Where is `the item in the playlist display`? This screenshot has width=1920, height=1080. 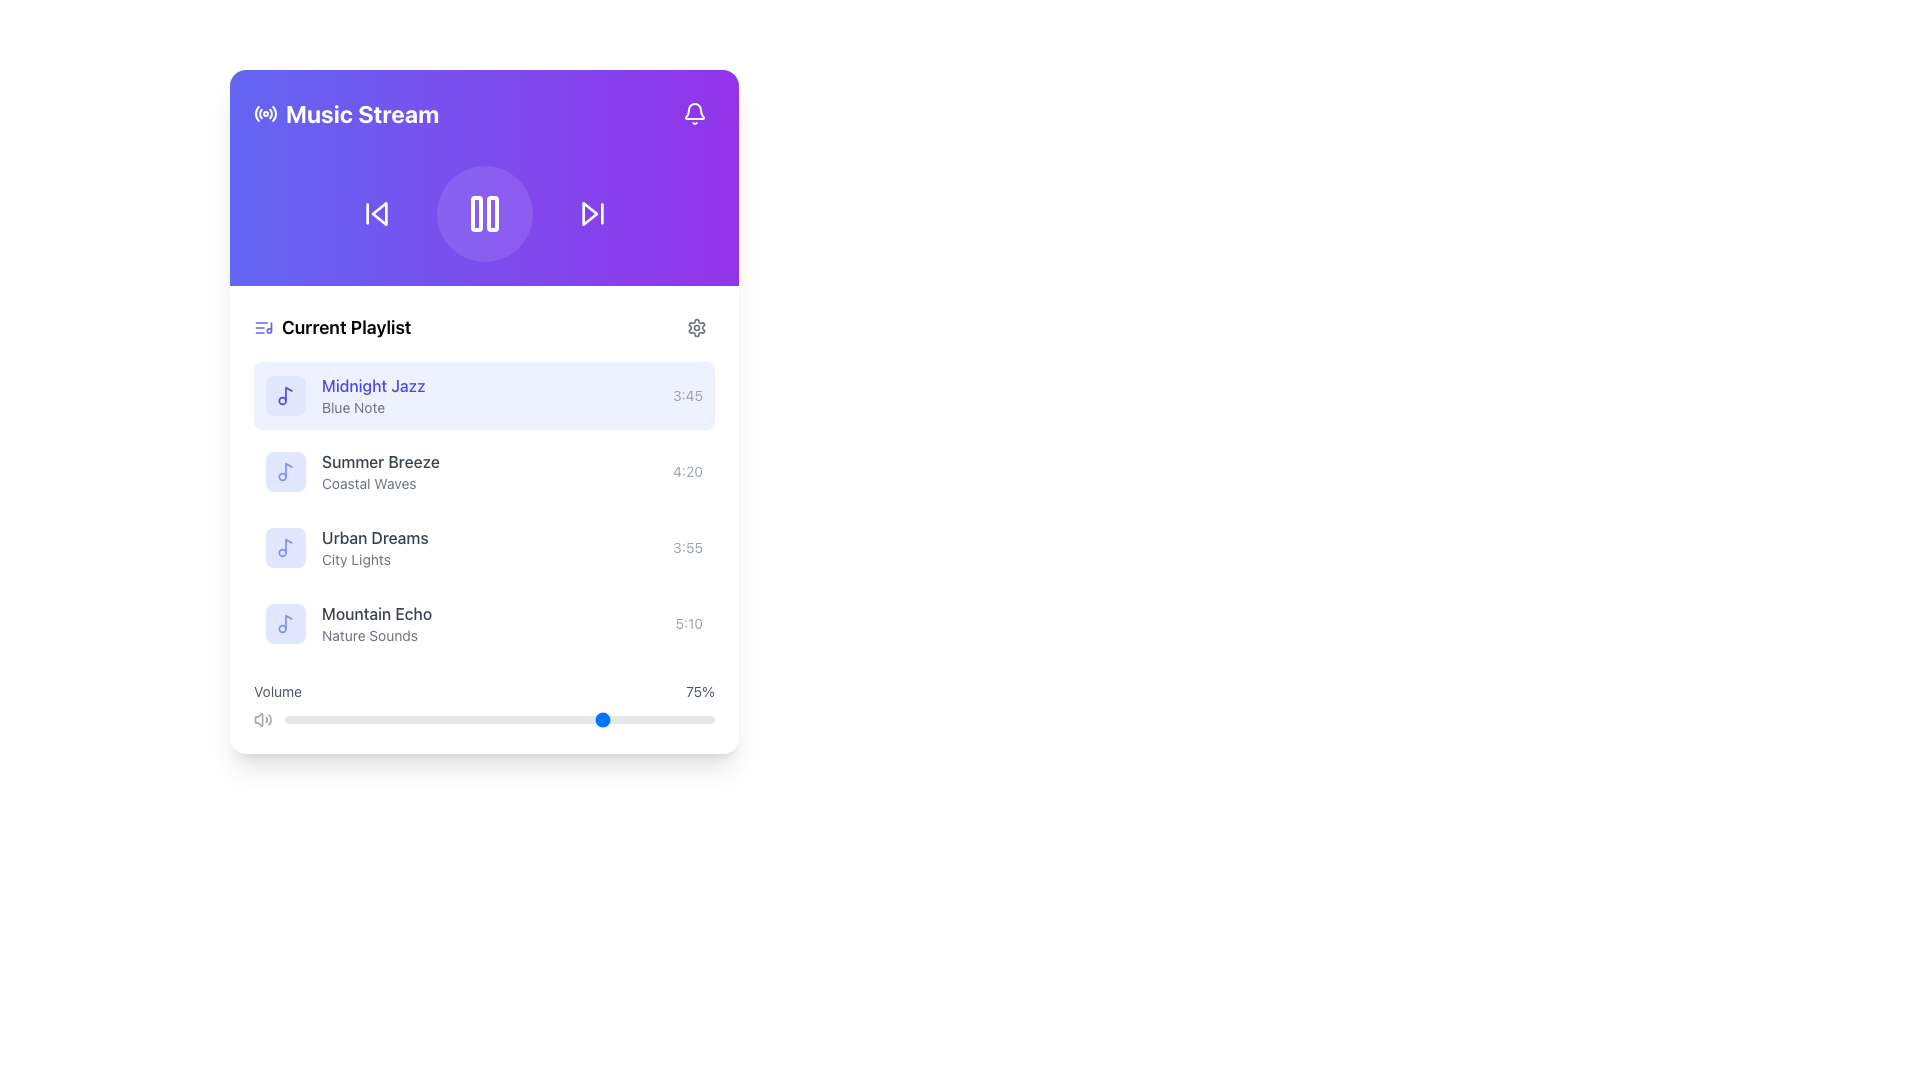
the item in the playlist display is located at coordinates (484, 508).